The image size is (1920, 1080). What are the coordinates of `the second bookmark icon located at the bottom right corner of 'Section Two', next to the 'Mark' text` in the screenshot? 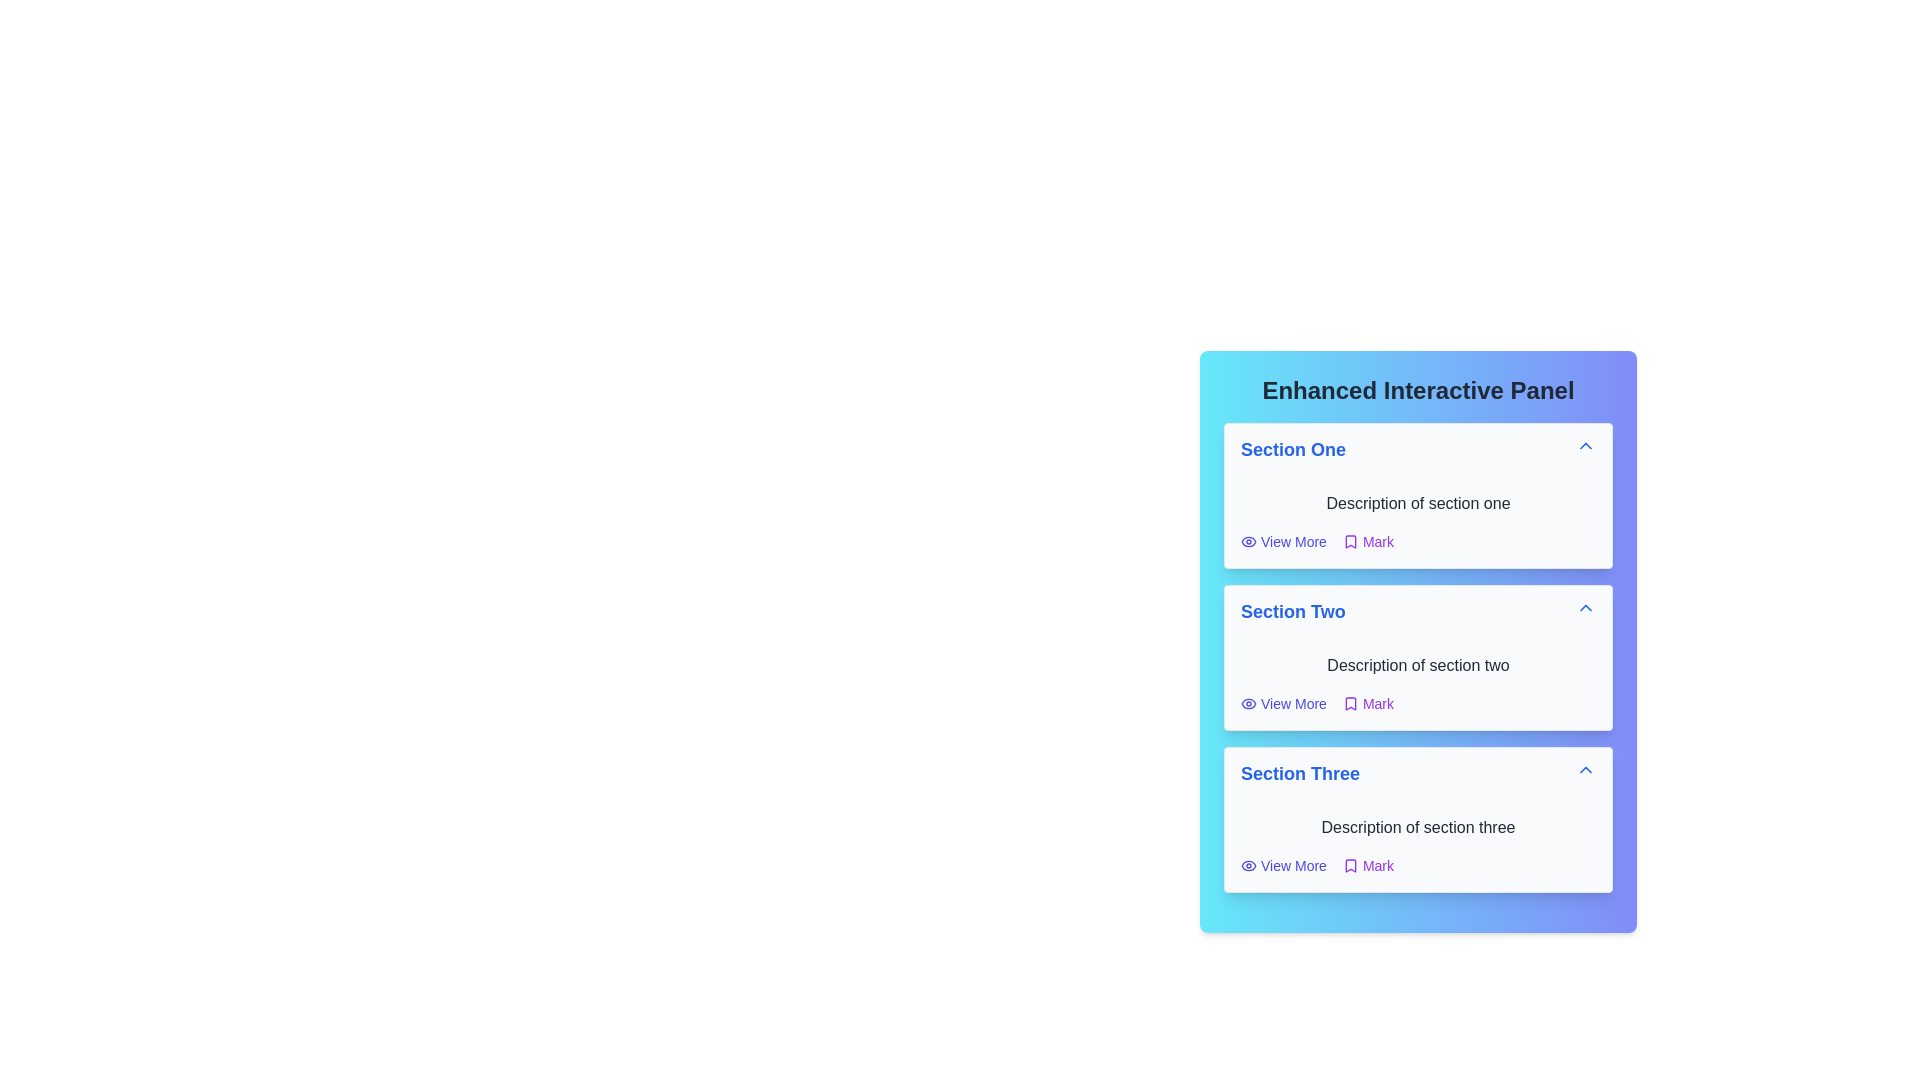 It's located at (1349, 703).